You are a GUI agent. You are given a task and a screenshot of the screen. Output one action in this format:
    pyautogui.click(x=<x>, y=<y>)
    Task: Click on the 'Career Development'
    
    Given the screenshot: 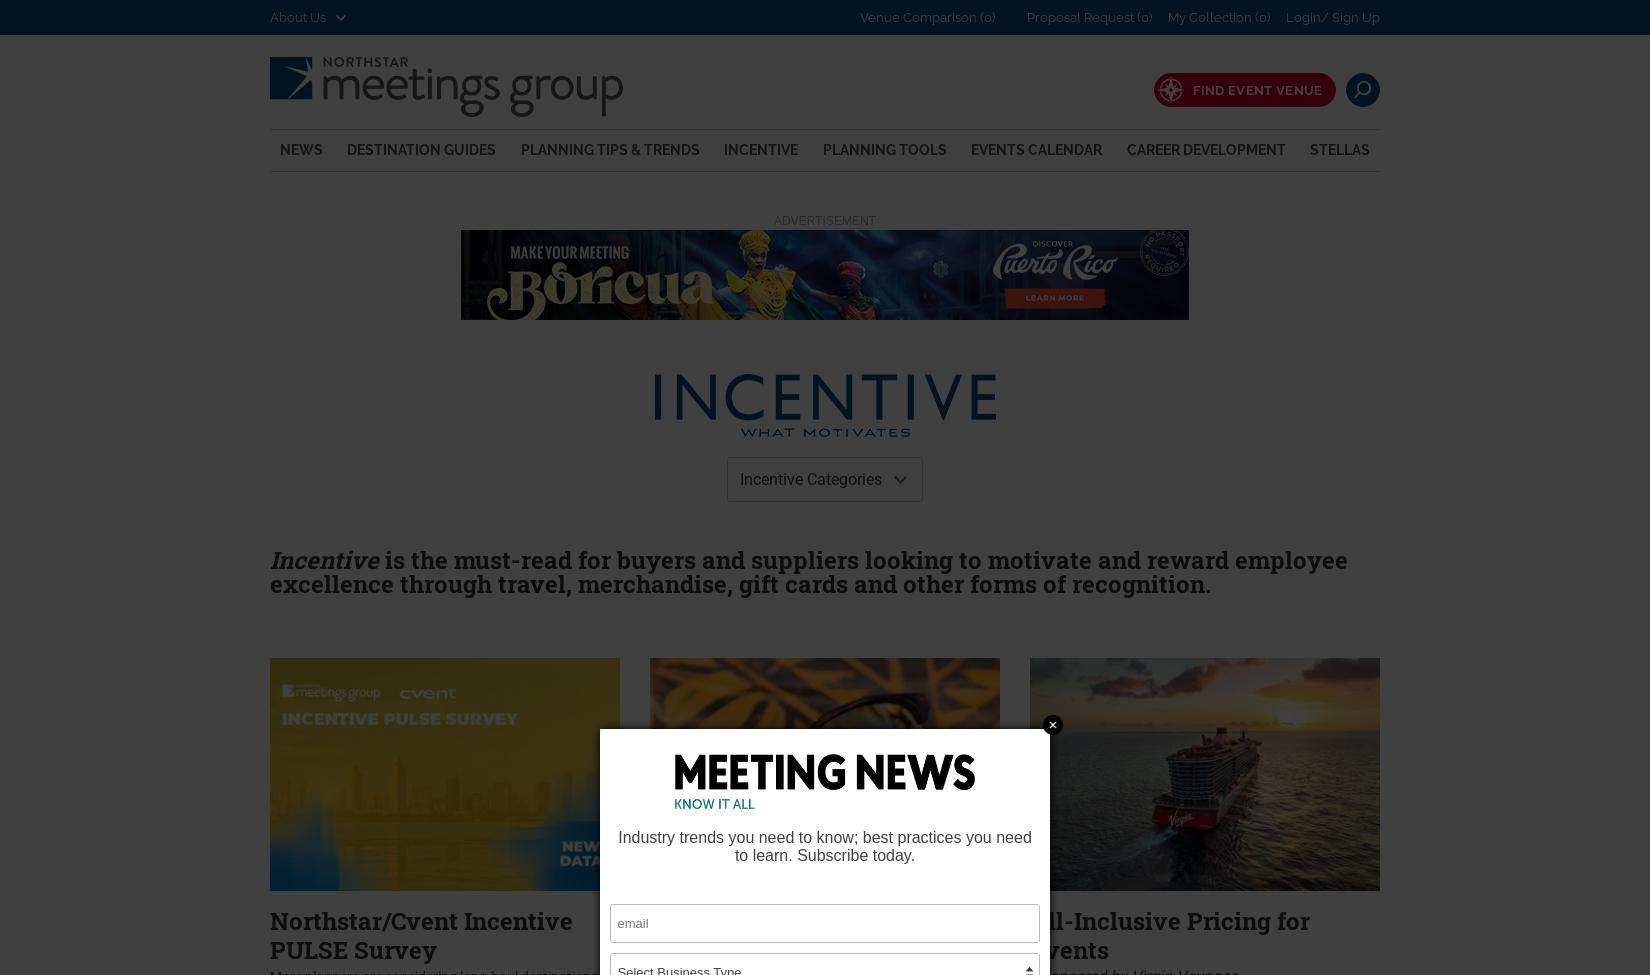 What is the action you would take?
    pyautogui.click(x=1205, y=147)
    